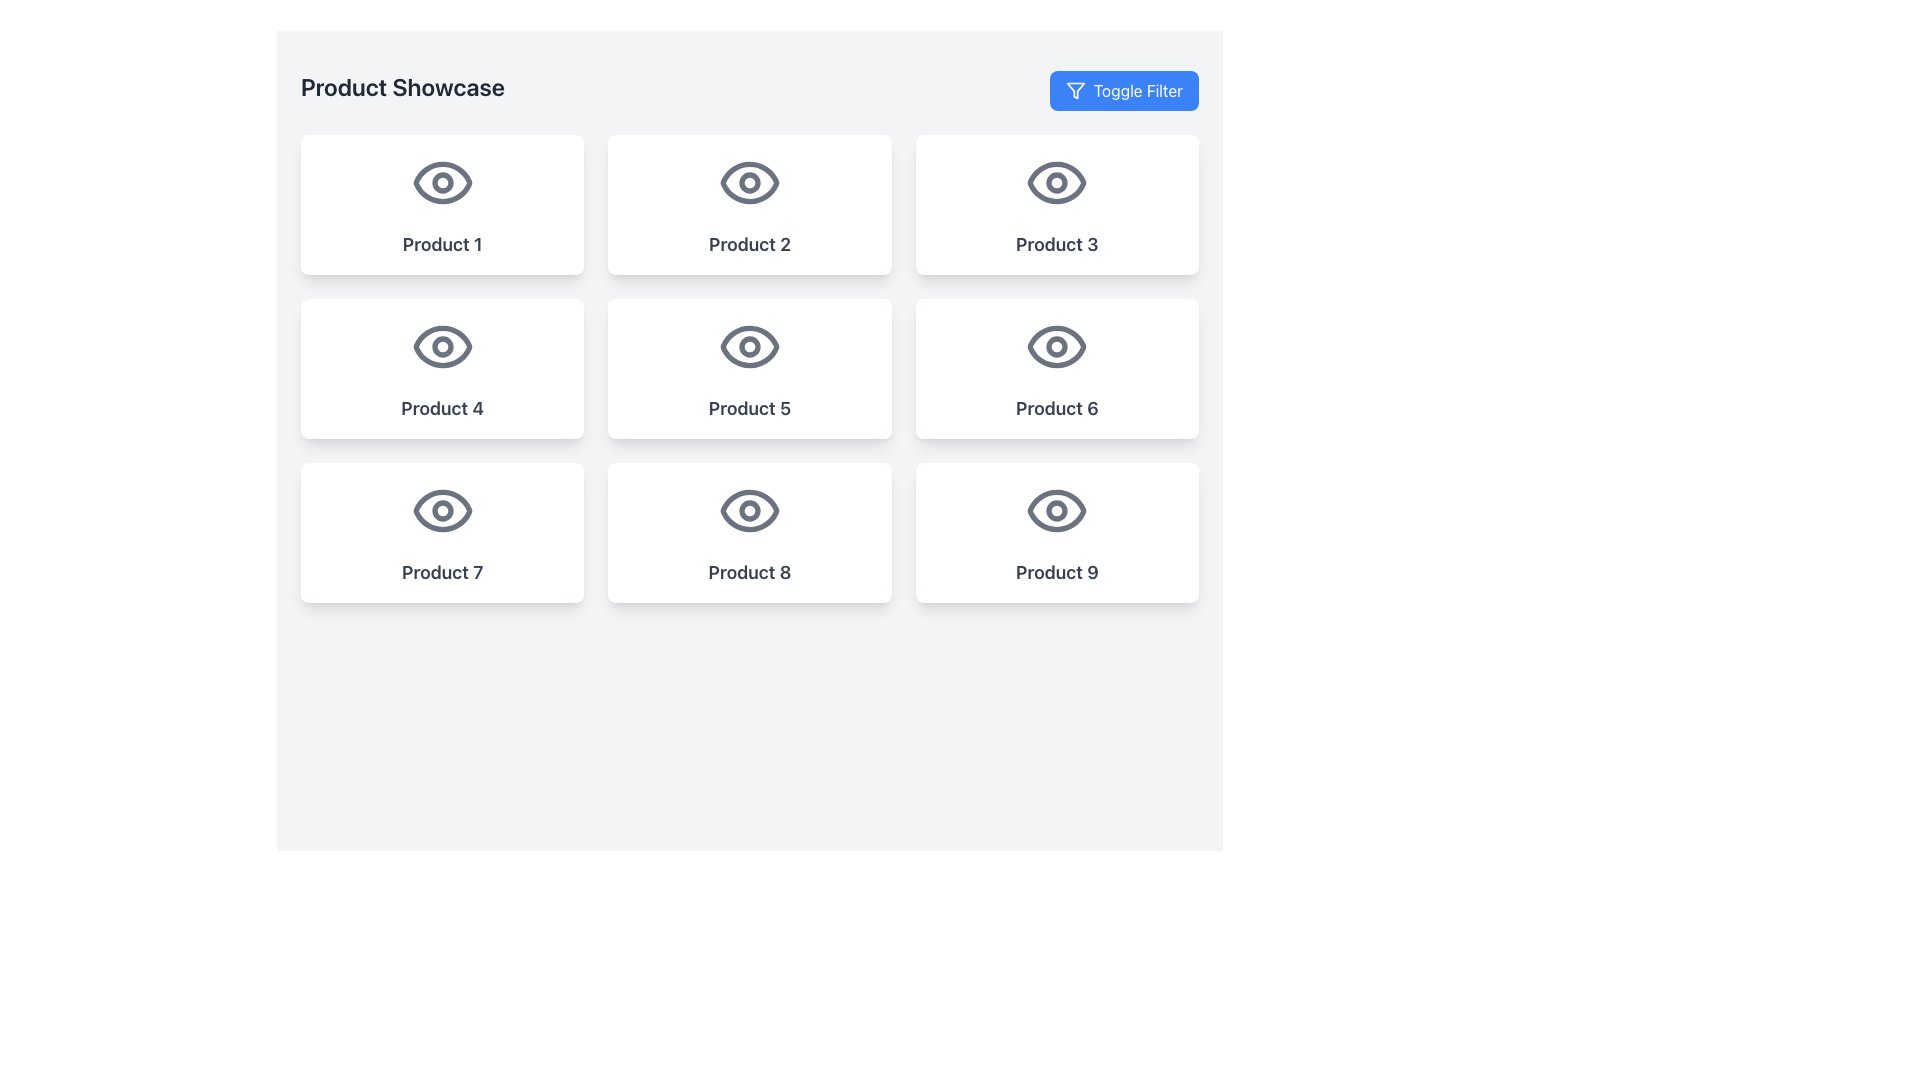 This screenshot has width=1920, height=1080. I want to click on the gray eye-shaped icon located above the text 'Product 6' in the second row of the third column in a 3x3 grid layout, so click(1056, 346).